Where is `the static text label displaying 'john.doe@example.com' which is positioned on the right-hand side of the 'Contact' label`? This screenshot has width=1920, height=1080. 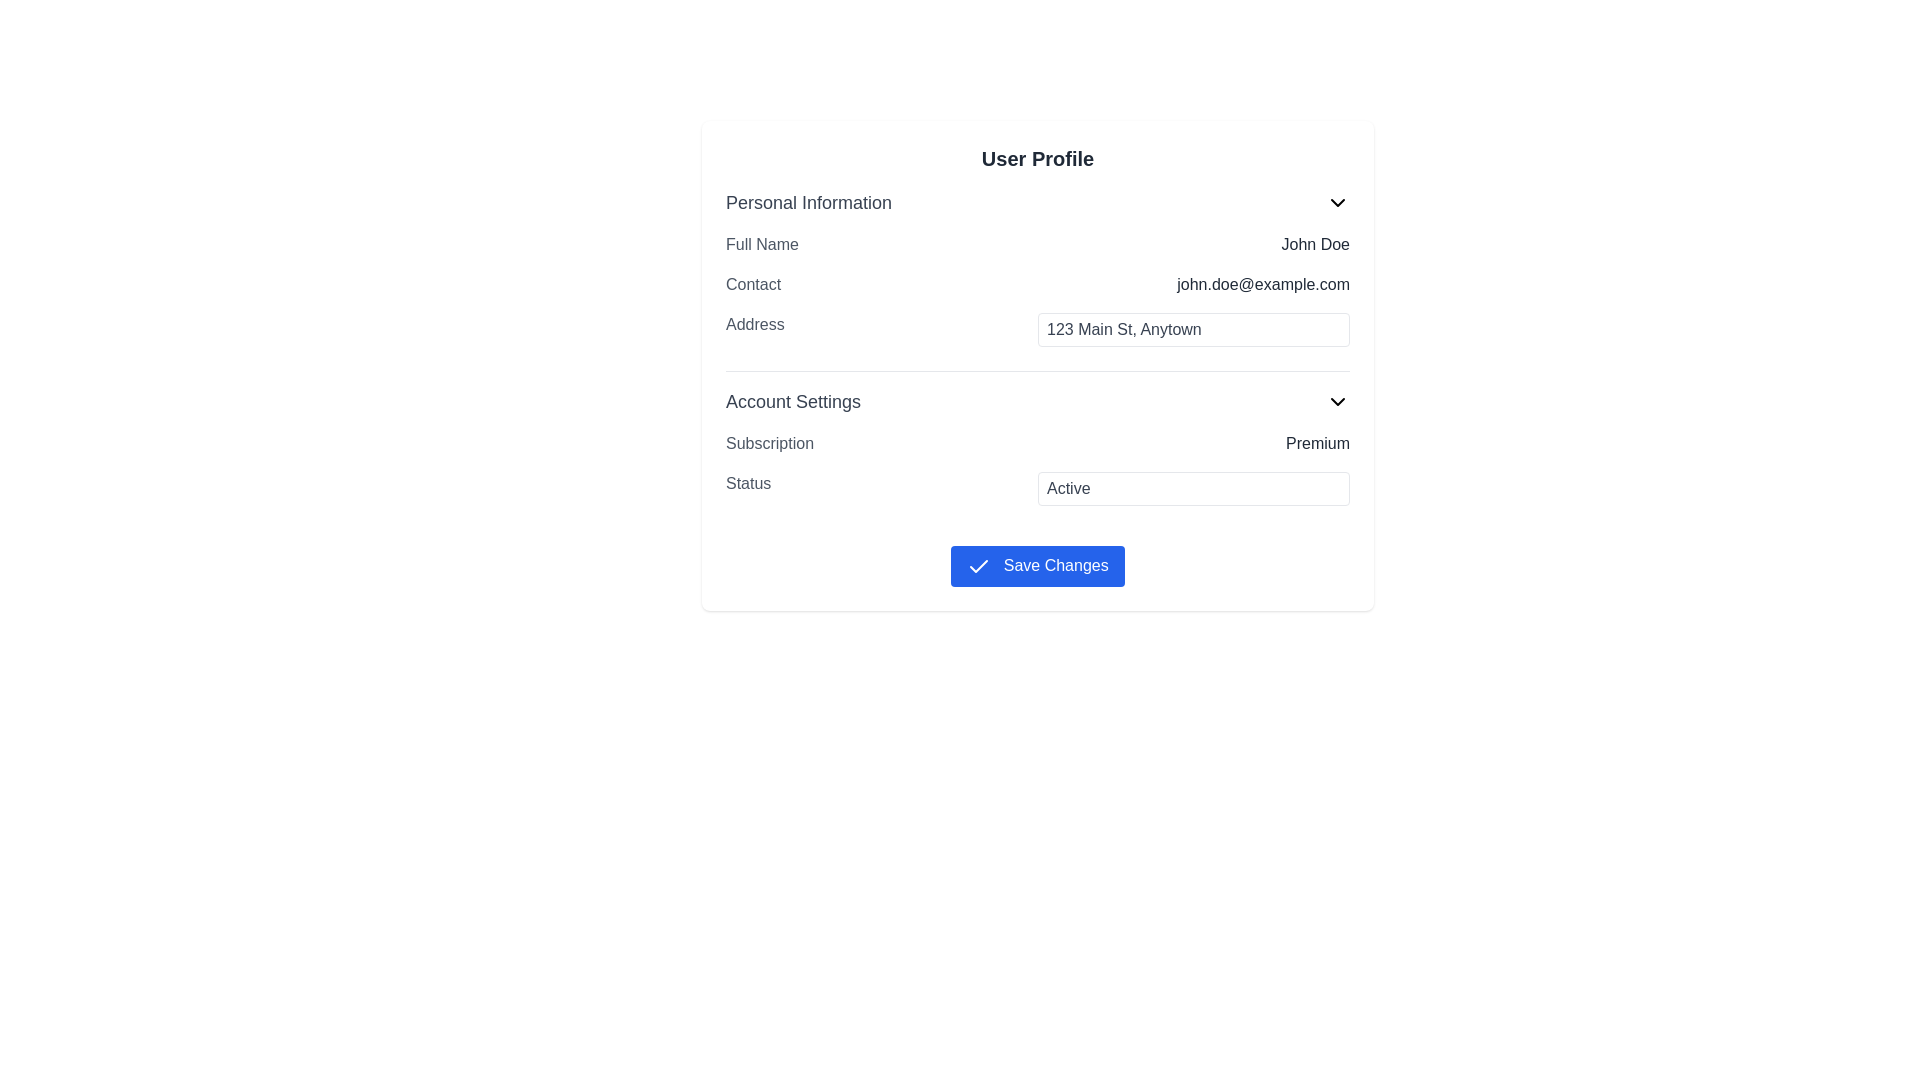
the static text label displaying 'john.doe@example.com' which is positioned on the right-hand side of the 'Contact' label is located at coordinates (1262, 285).